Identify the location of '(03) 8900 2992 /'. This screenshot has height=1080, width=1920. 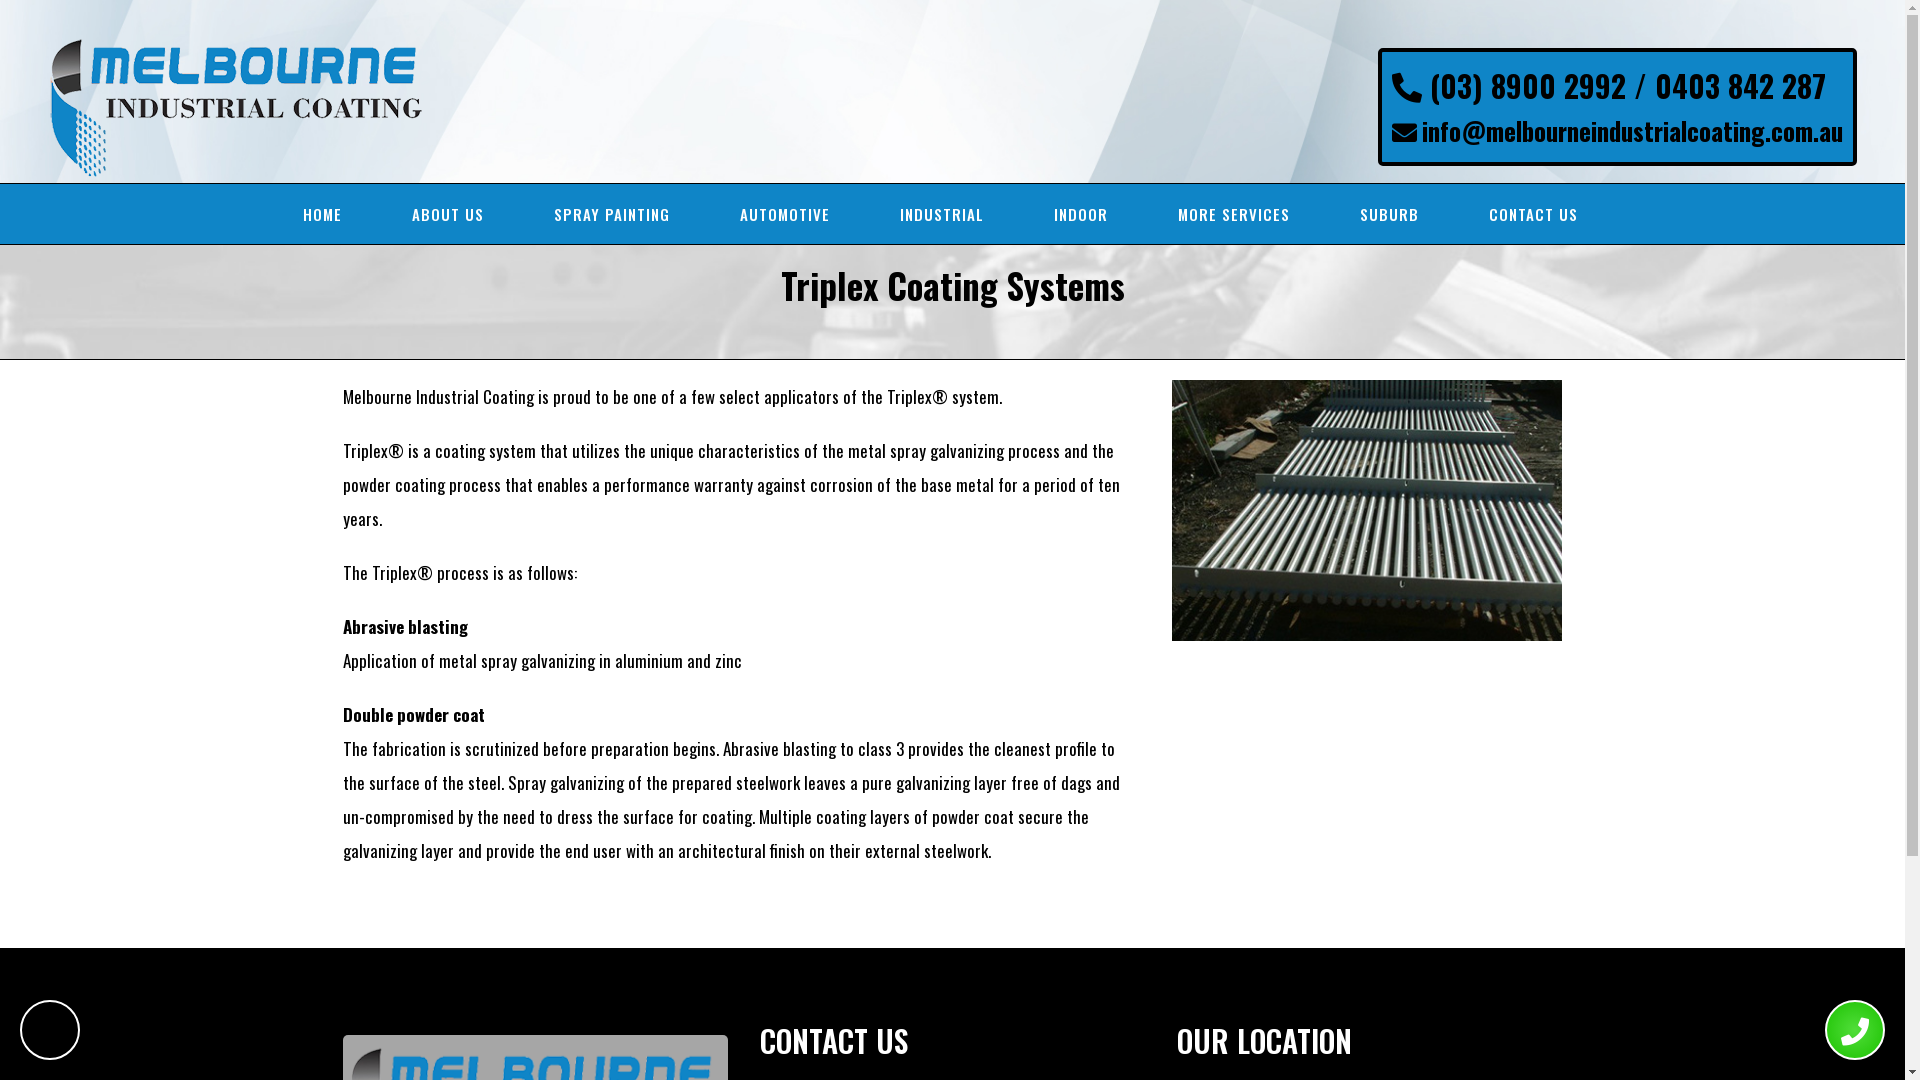
(1522, 84).